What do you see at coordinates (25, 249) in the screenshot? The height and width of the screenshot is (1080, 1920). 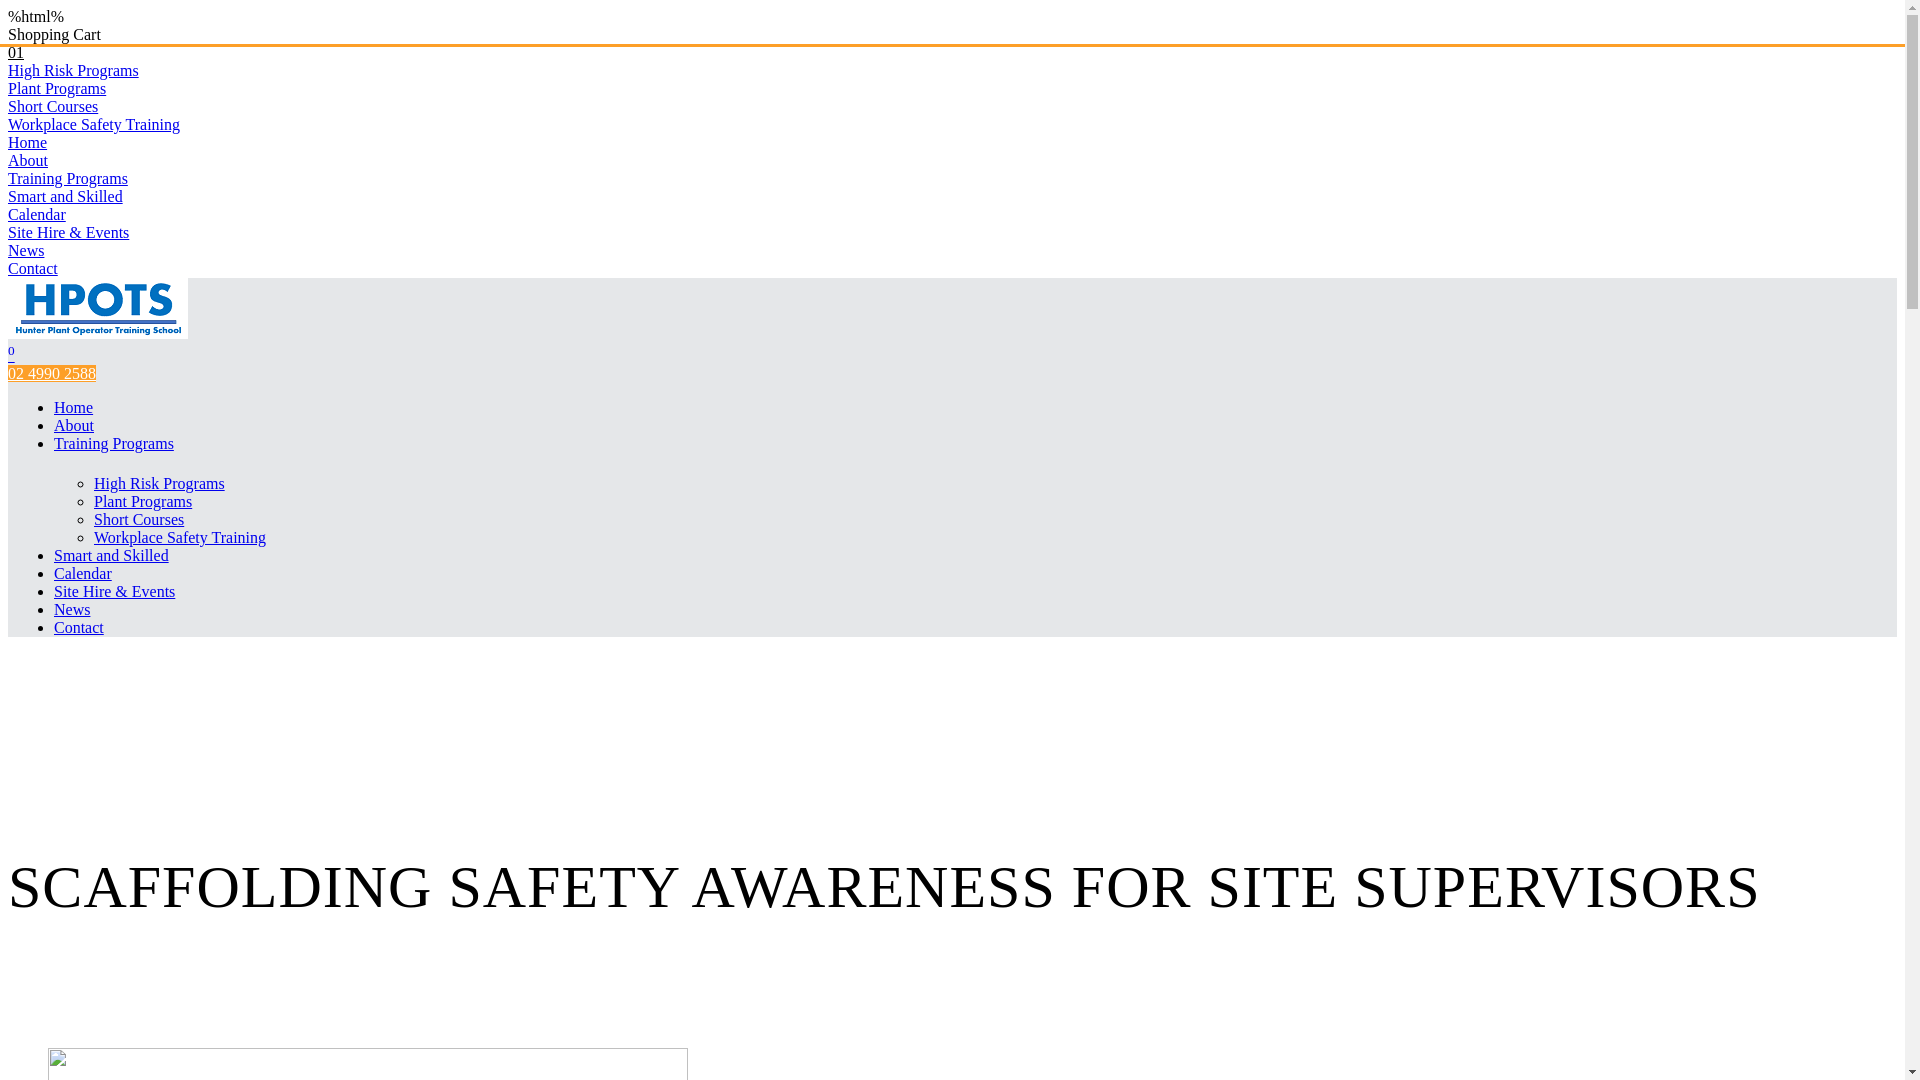 I see `'News'` at bounding box center [25, 249].